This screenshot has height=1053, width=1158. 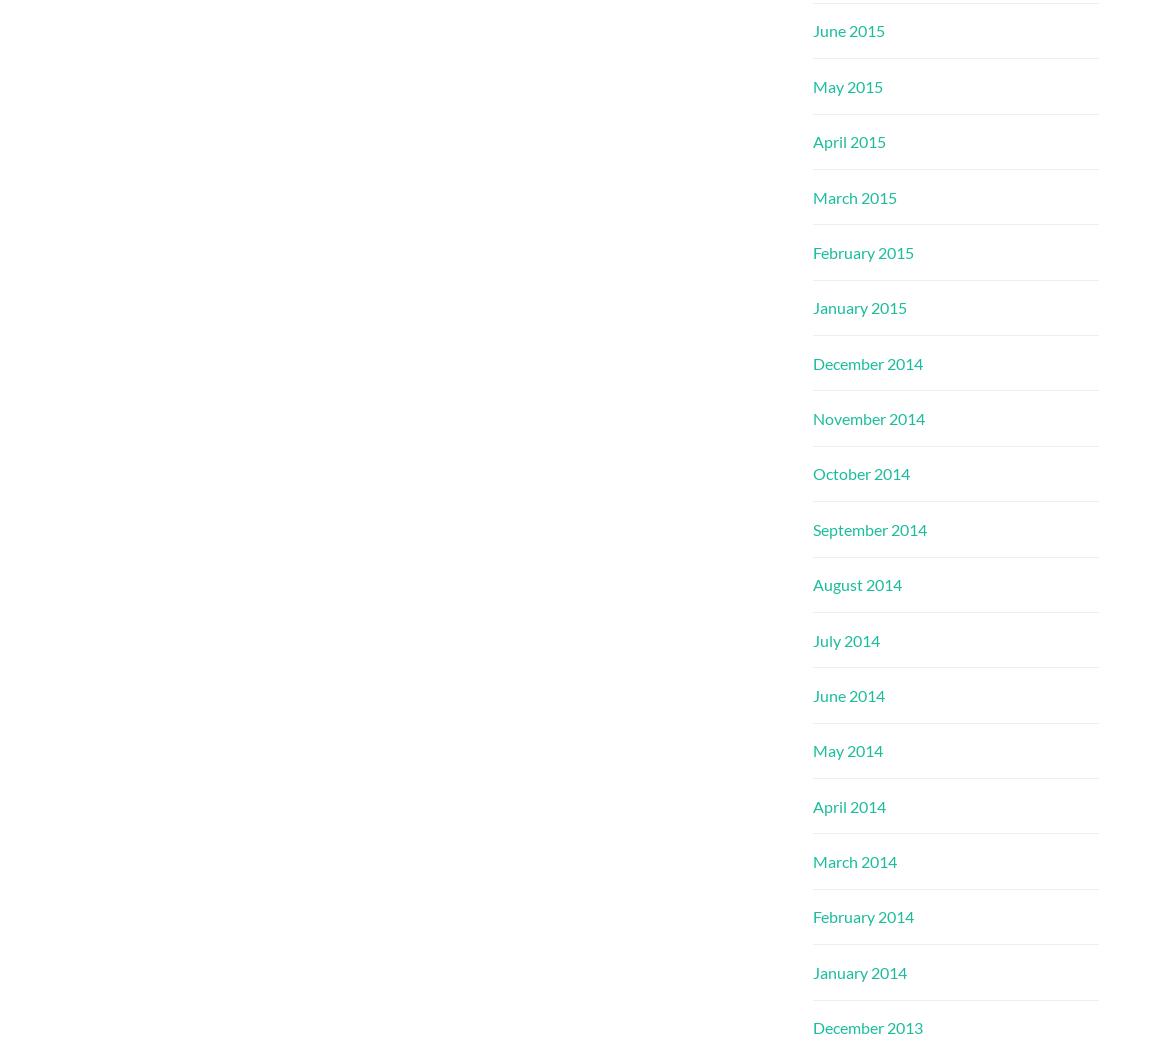 What do you see at coordinates (848, 30) in the screenshot?
I see `'June 2015'` at bounding box center [848, 30].